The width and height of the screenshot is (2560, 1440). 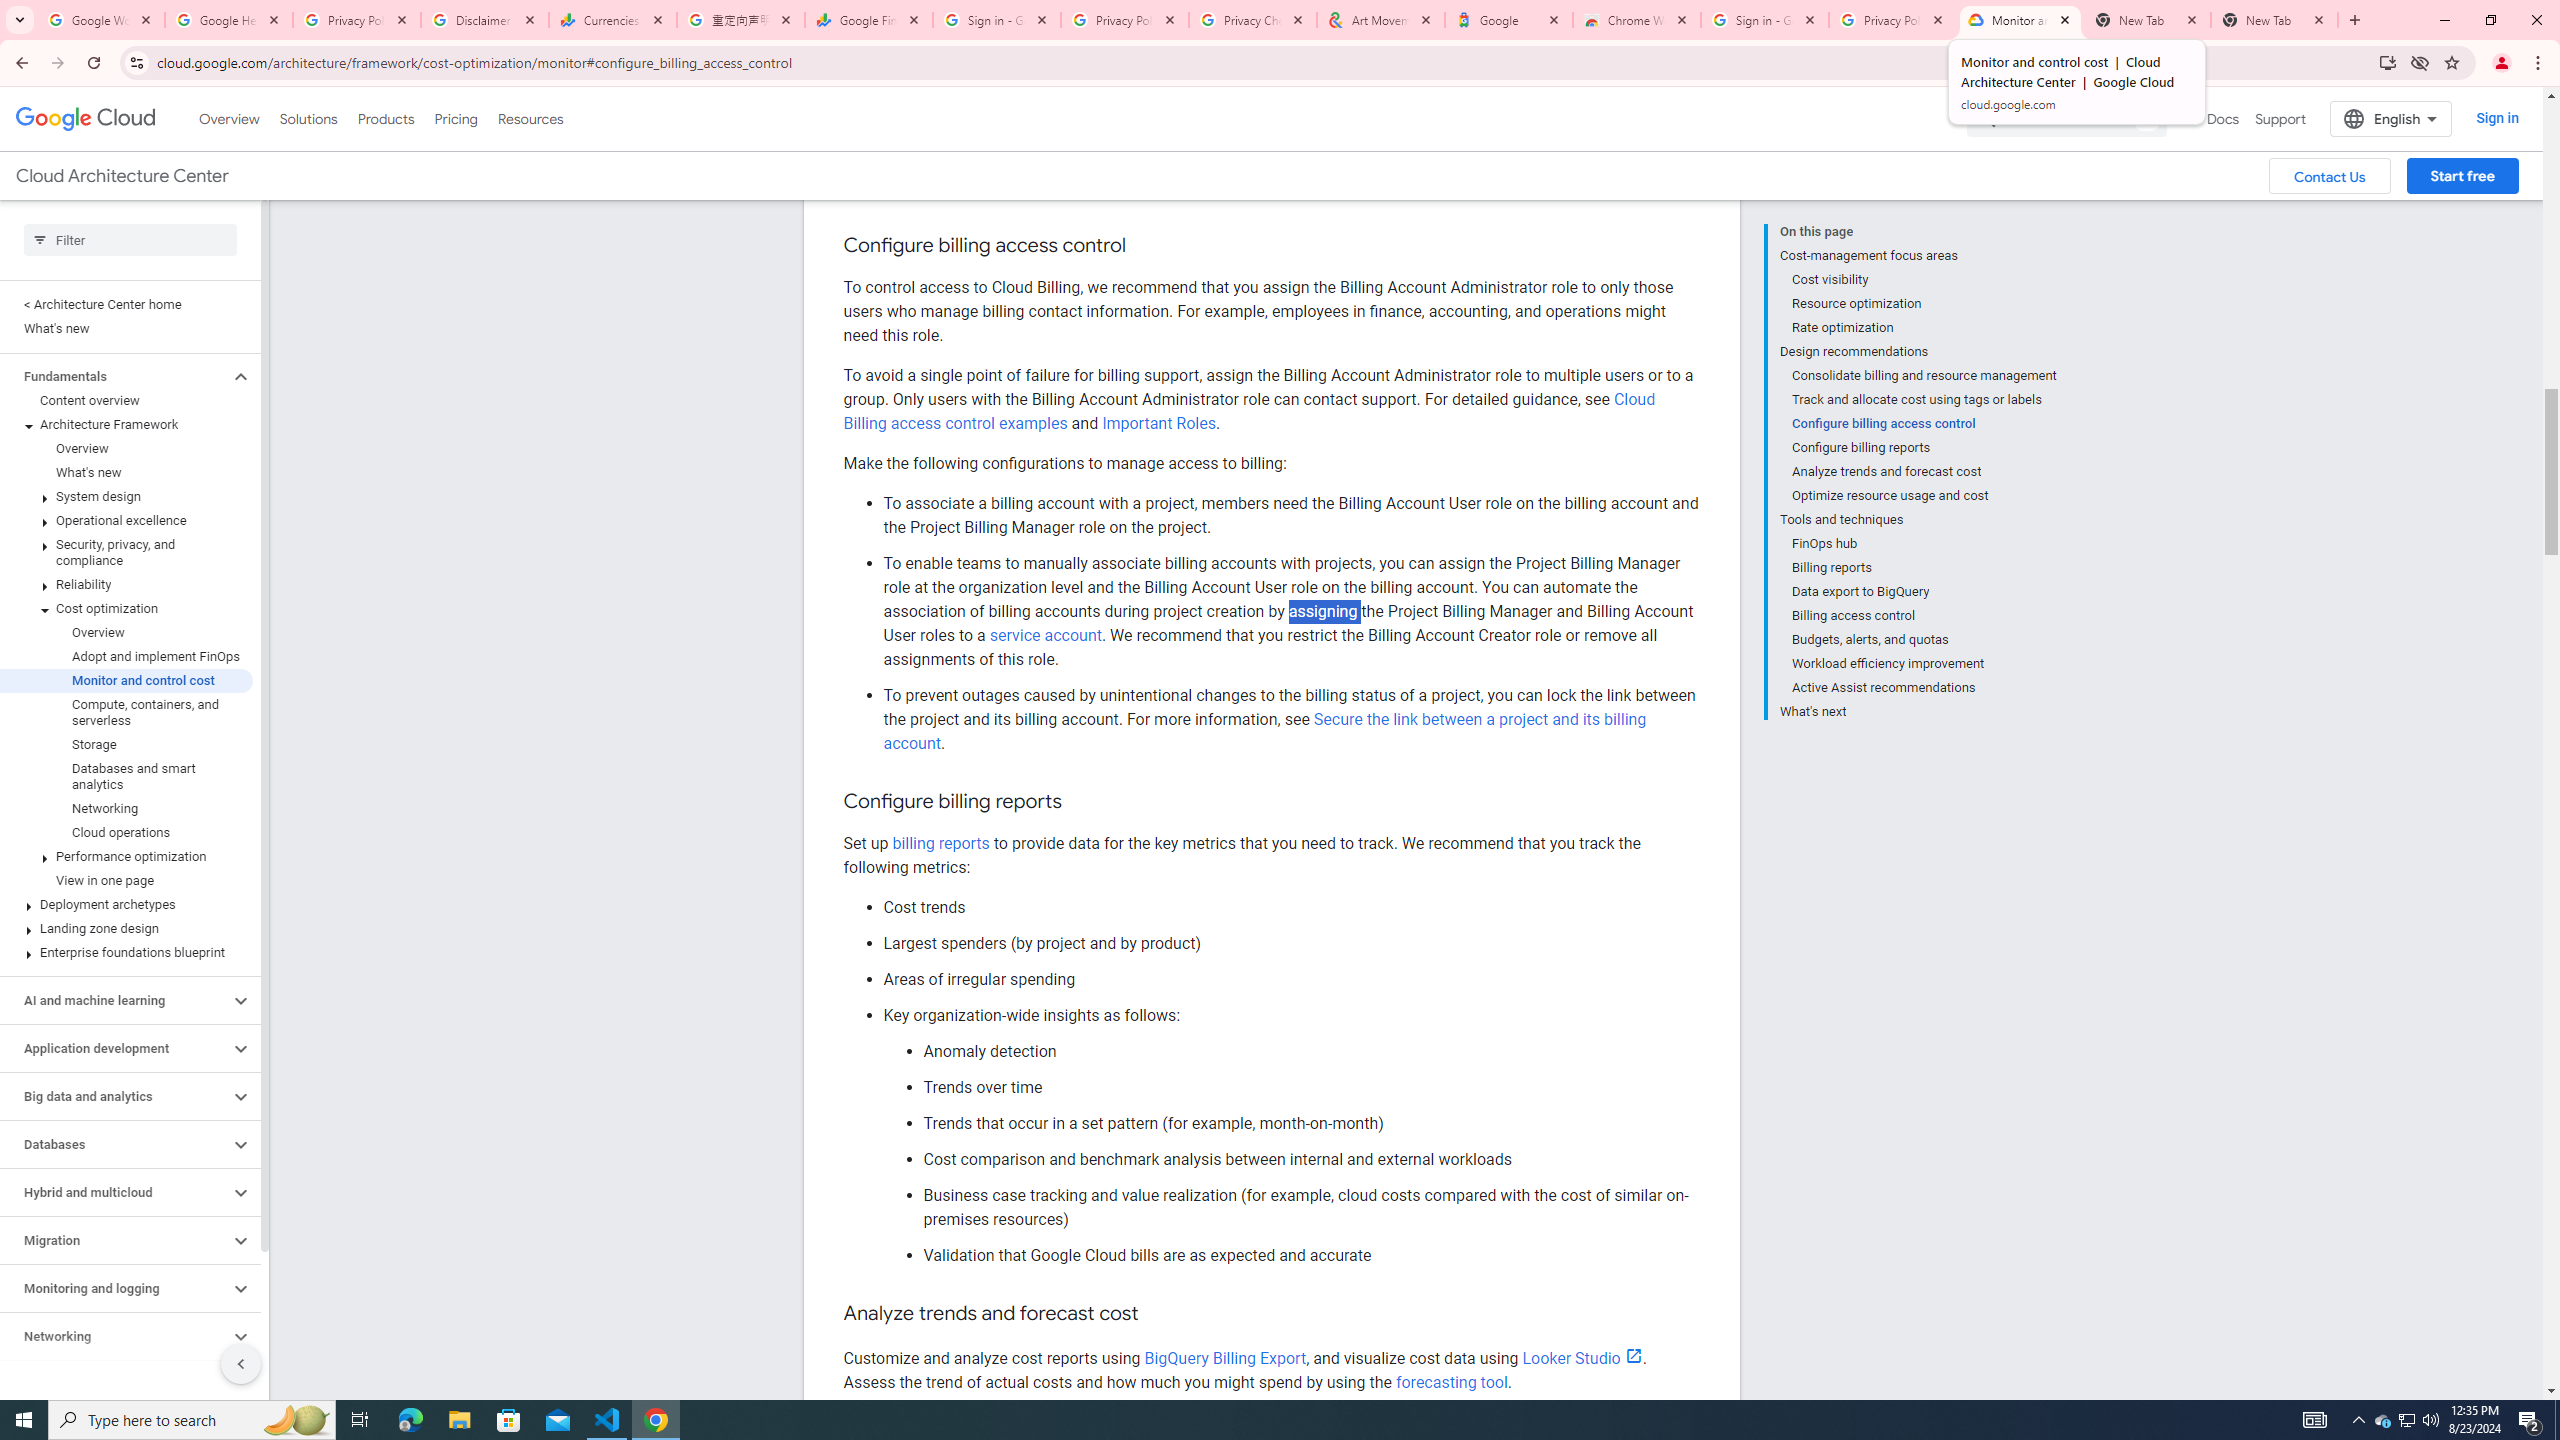 What do you see at coordinates (1924, 326) in the screenshot?
I see `'Rate optimization'` at bounding box center [1924, 326].